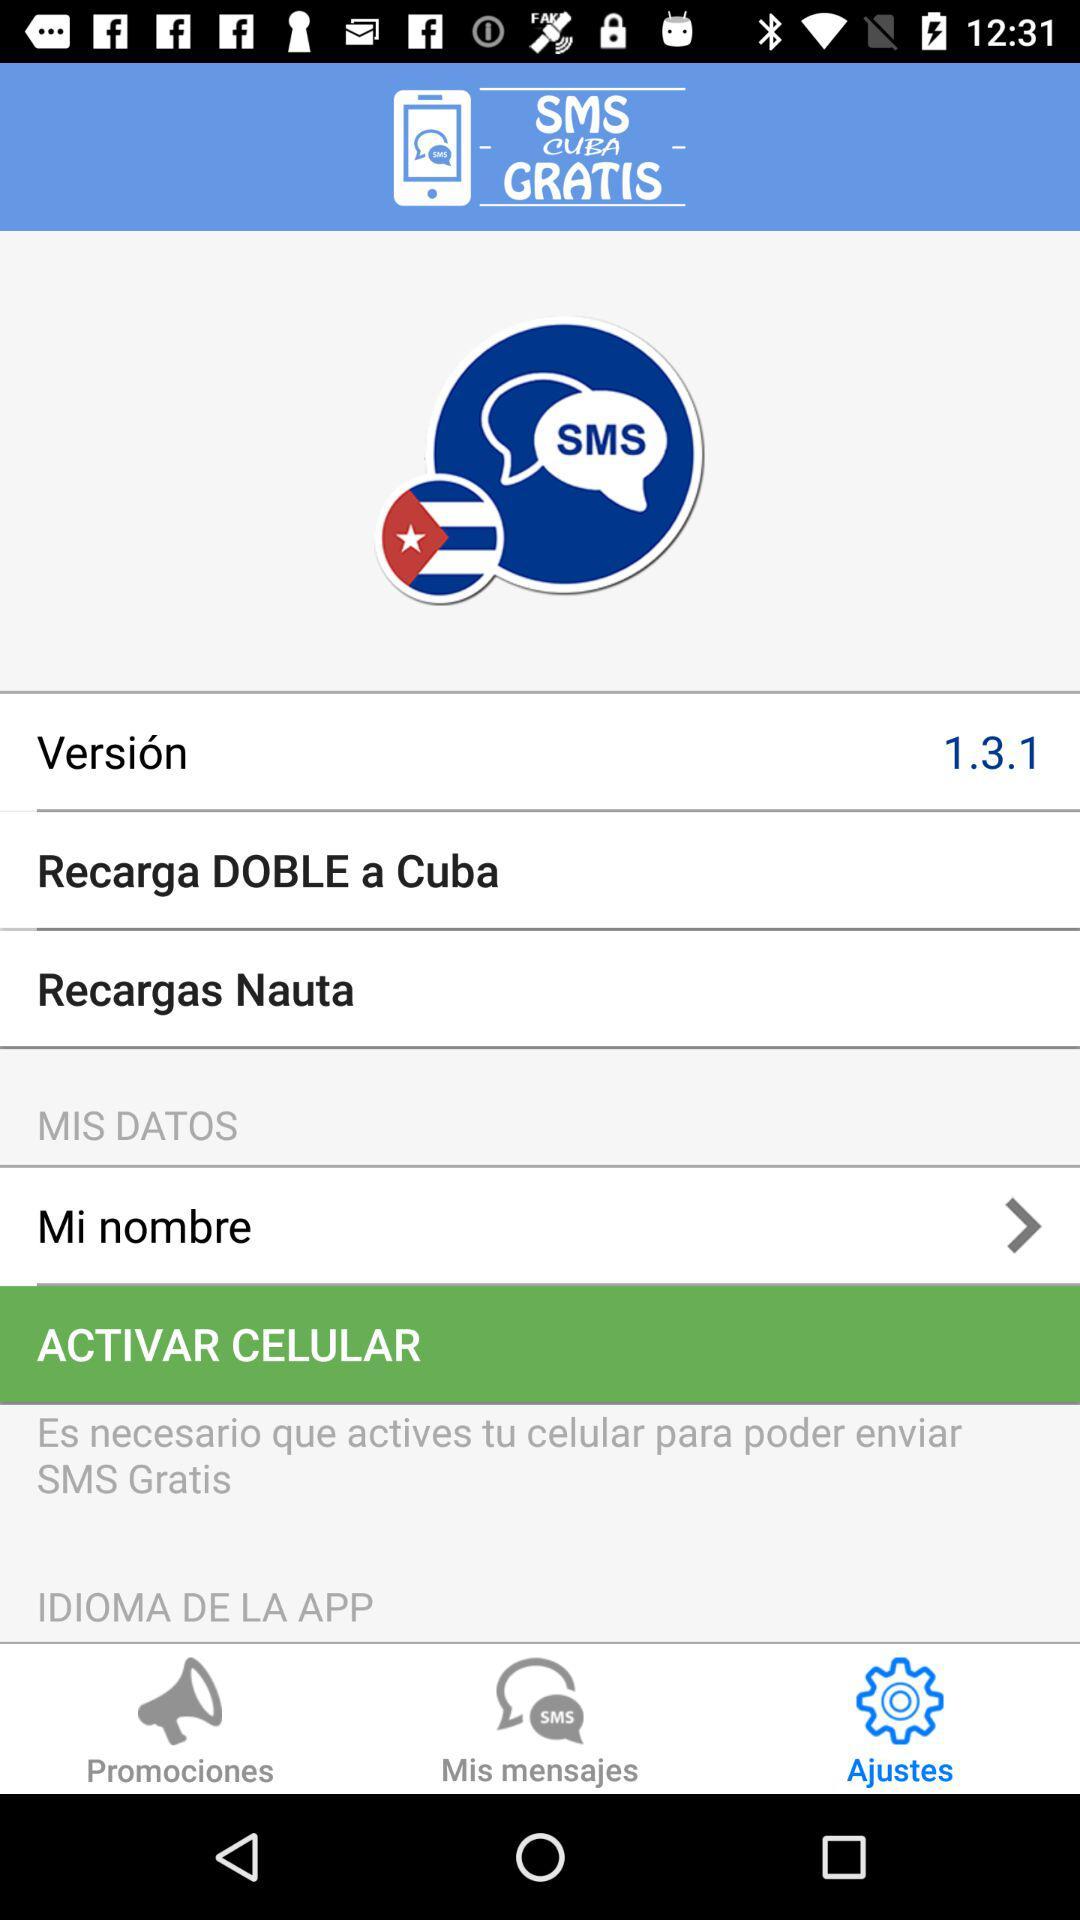  I want to click on the button to the left of ajustes, so click(540, 1724).